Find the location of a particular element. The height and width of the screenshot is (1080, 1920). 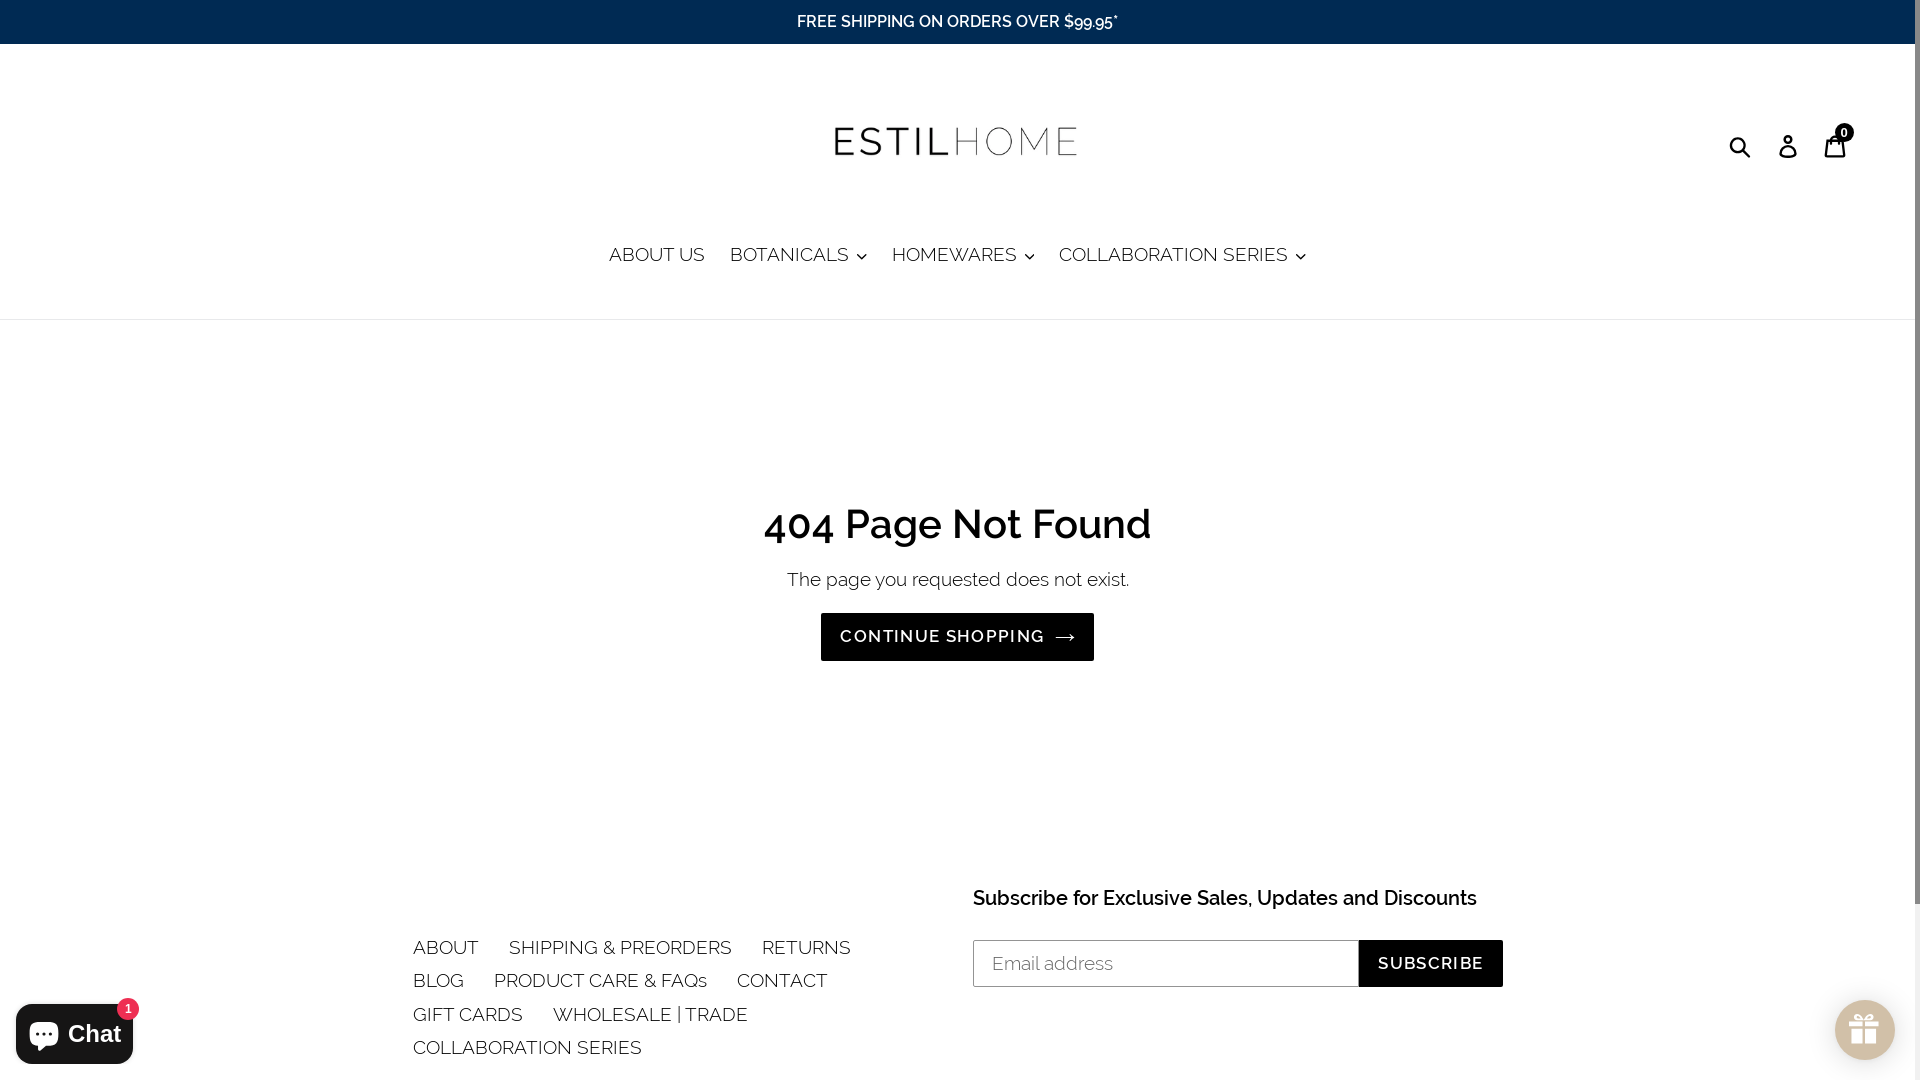

'ABOUT' is located at coordinates (444, 946).